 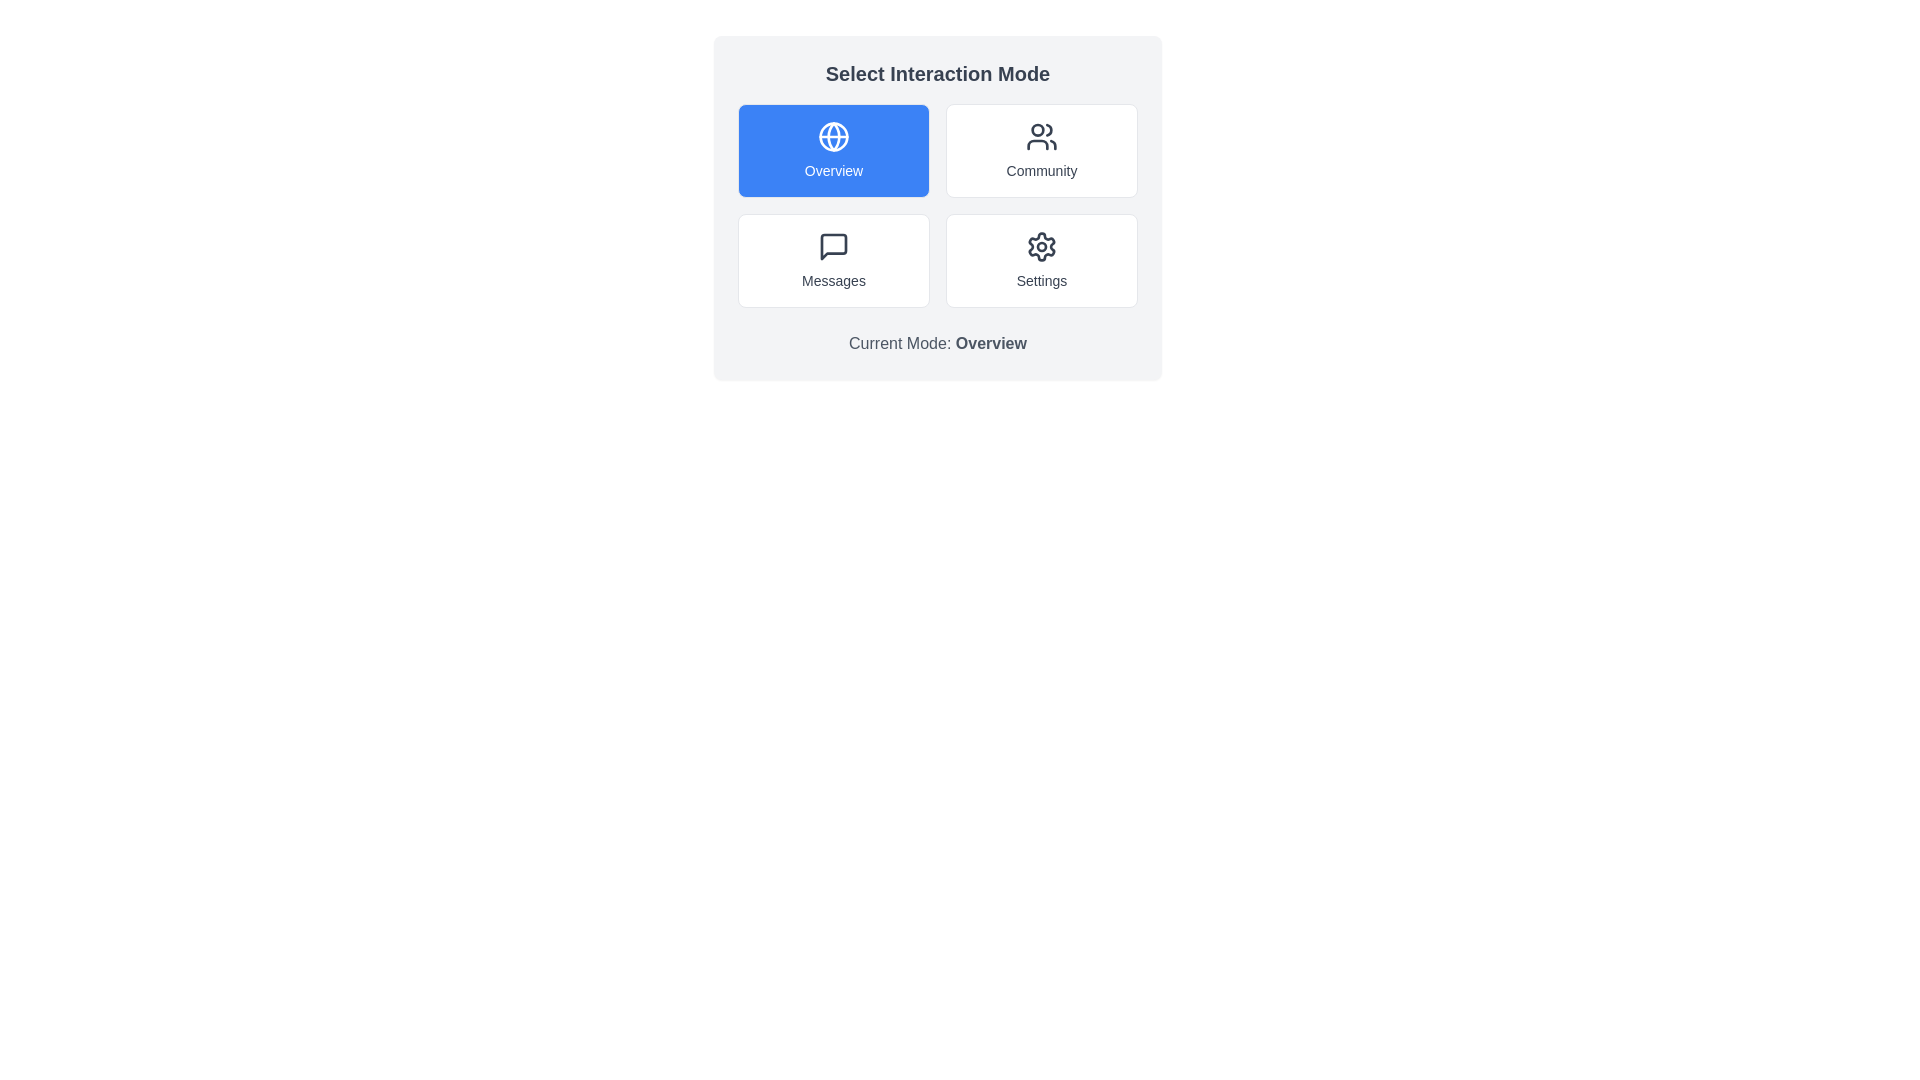 I want to click on the Messages button to observe the hover effect, so click(x=834, y=260).